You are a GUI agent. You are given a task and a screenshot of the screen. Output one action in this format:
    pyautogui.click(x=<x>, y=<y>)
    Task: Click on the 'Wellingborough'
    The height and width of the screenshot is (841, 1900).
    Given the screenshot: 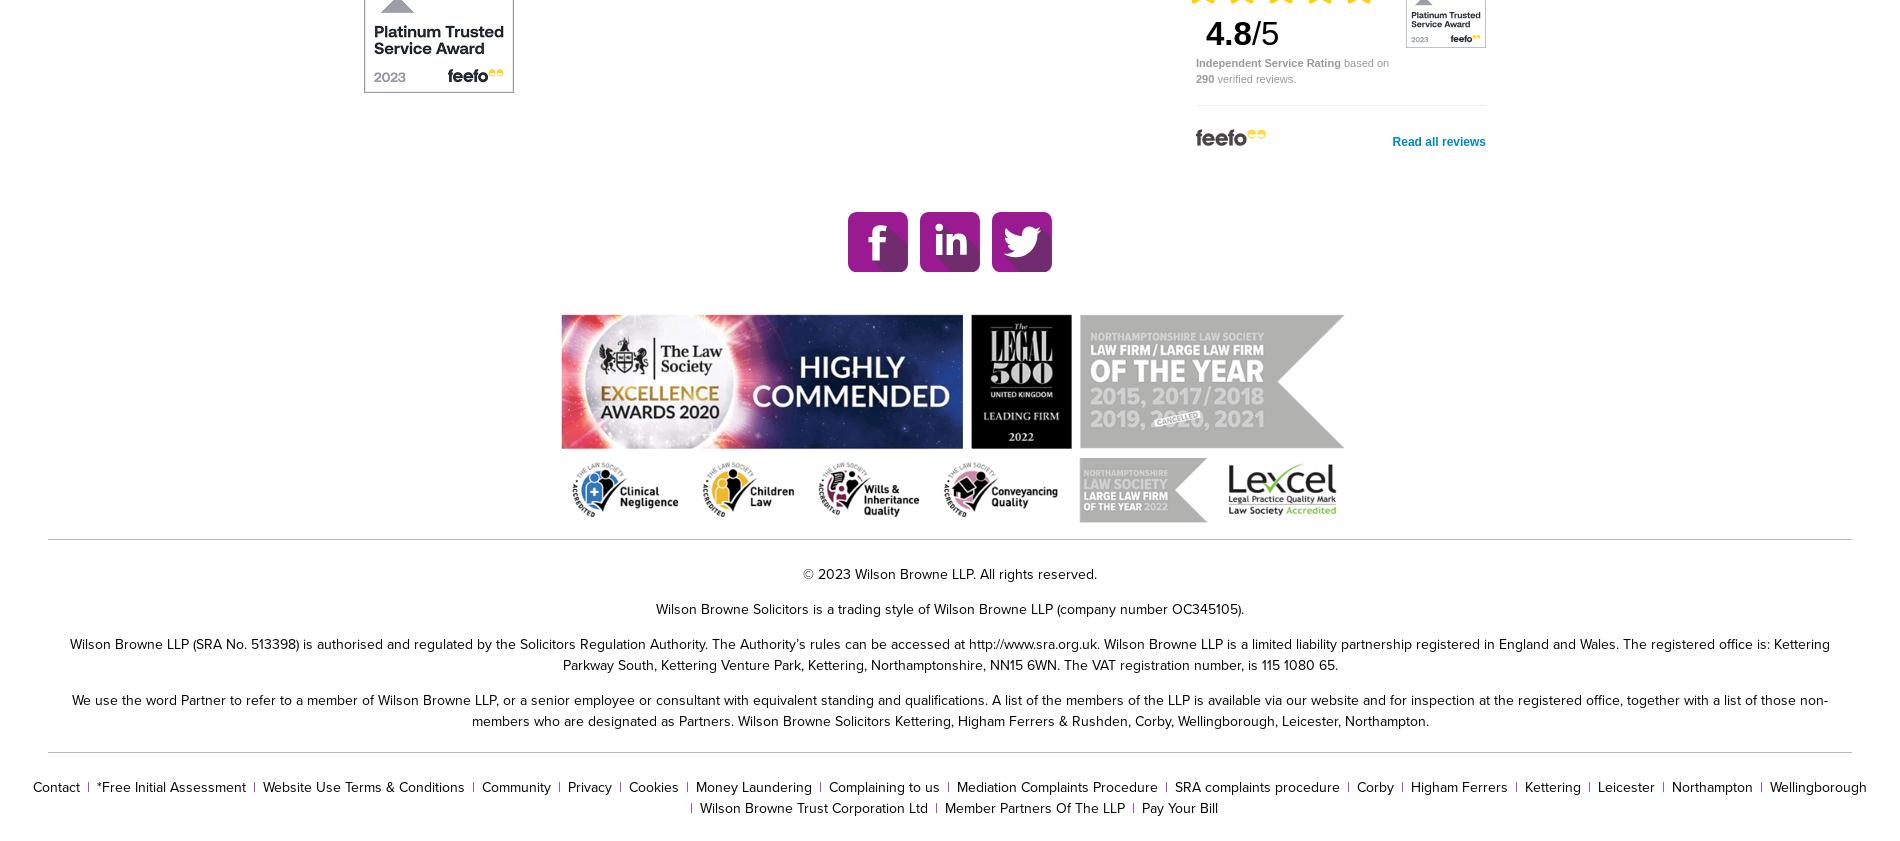 What is the action you would take?
    pyautogui.click(x=1817, y=786)
    